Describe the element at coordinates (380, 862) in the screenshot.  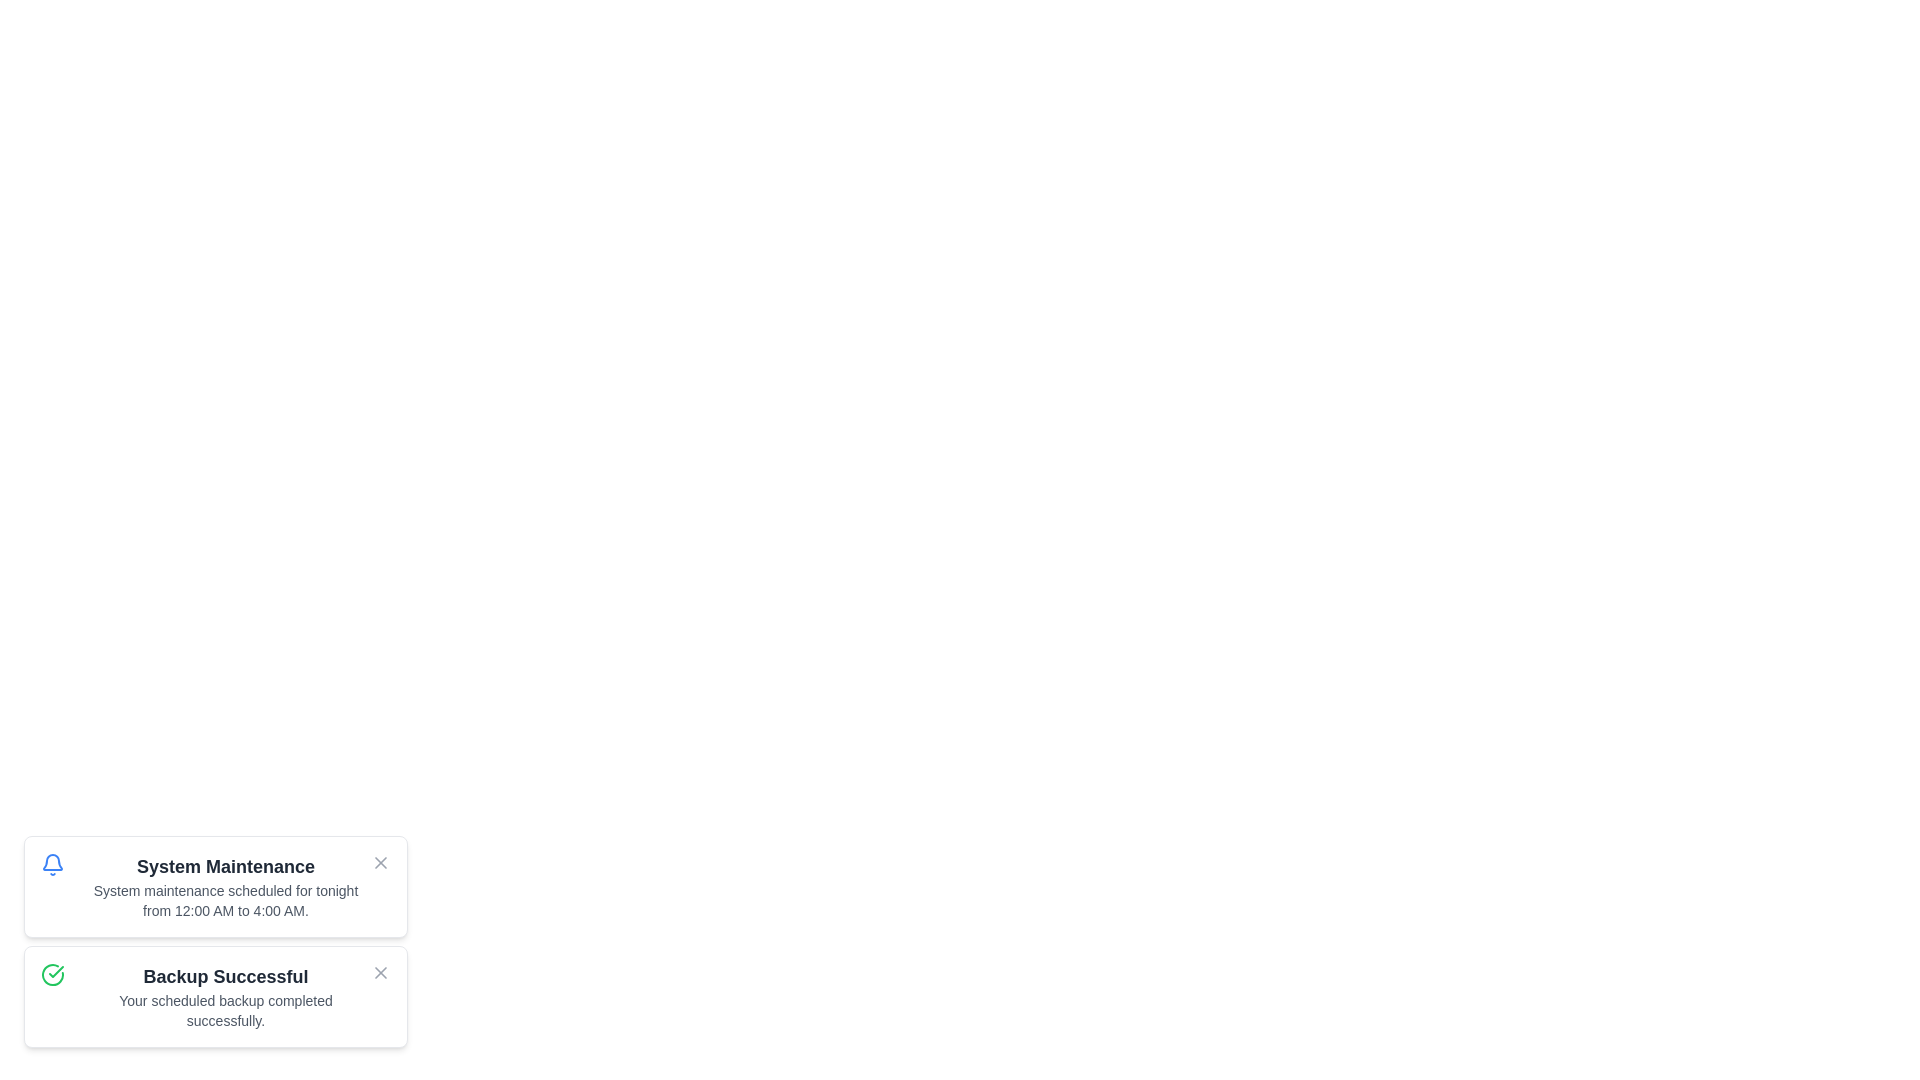
I see `the X-shaped icon in the top-right corner of the 'System Maintenance' notification, styled with a thin stroke and rounded edges` at that location.